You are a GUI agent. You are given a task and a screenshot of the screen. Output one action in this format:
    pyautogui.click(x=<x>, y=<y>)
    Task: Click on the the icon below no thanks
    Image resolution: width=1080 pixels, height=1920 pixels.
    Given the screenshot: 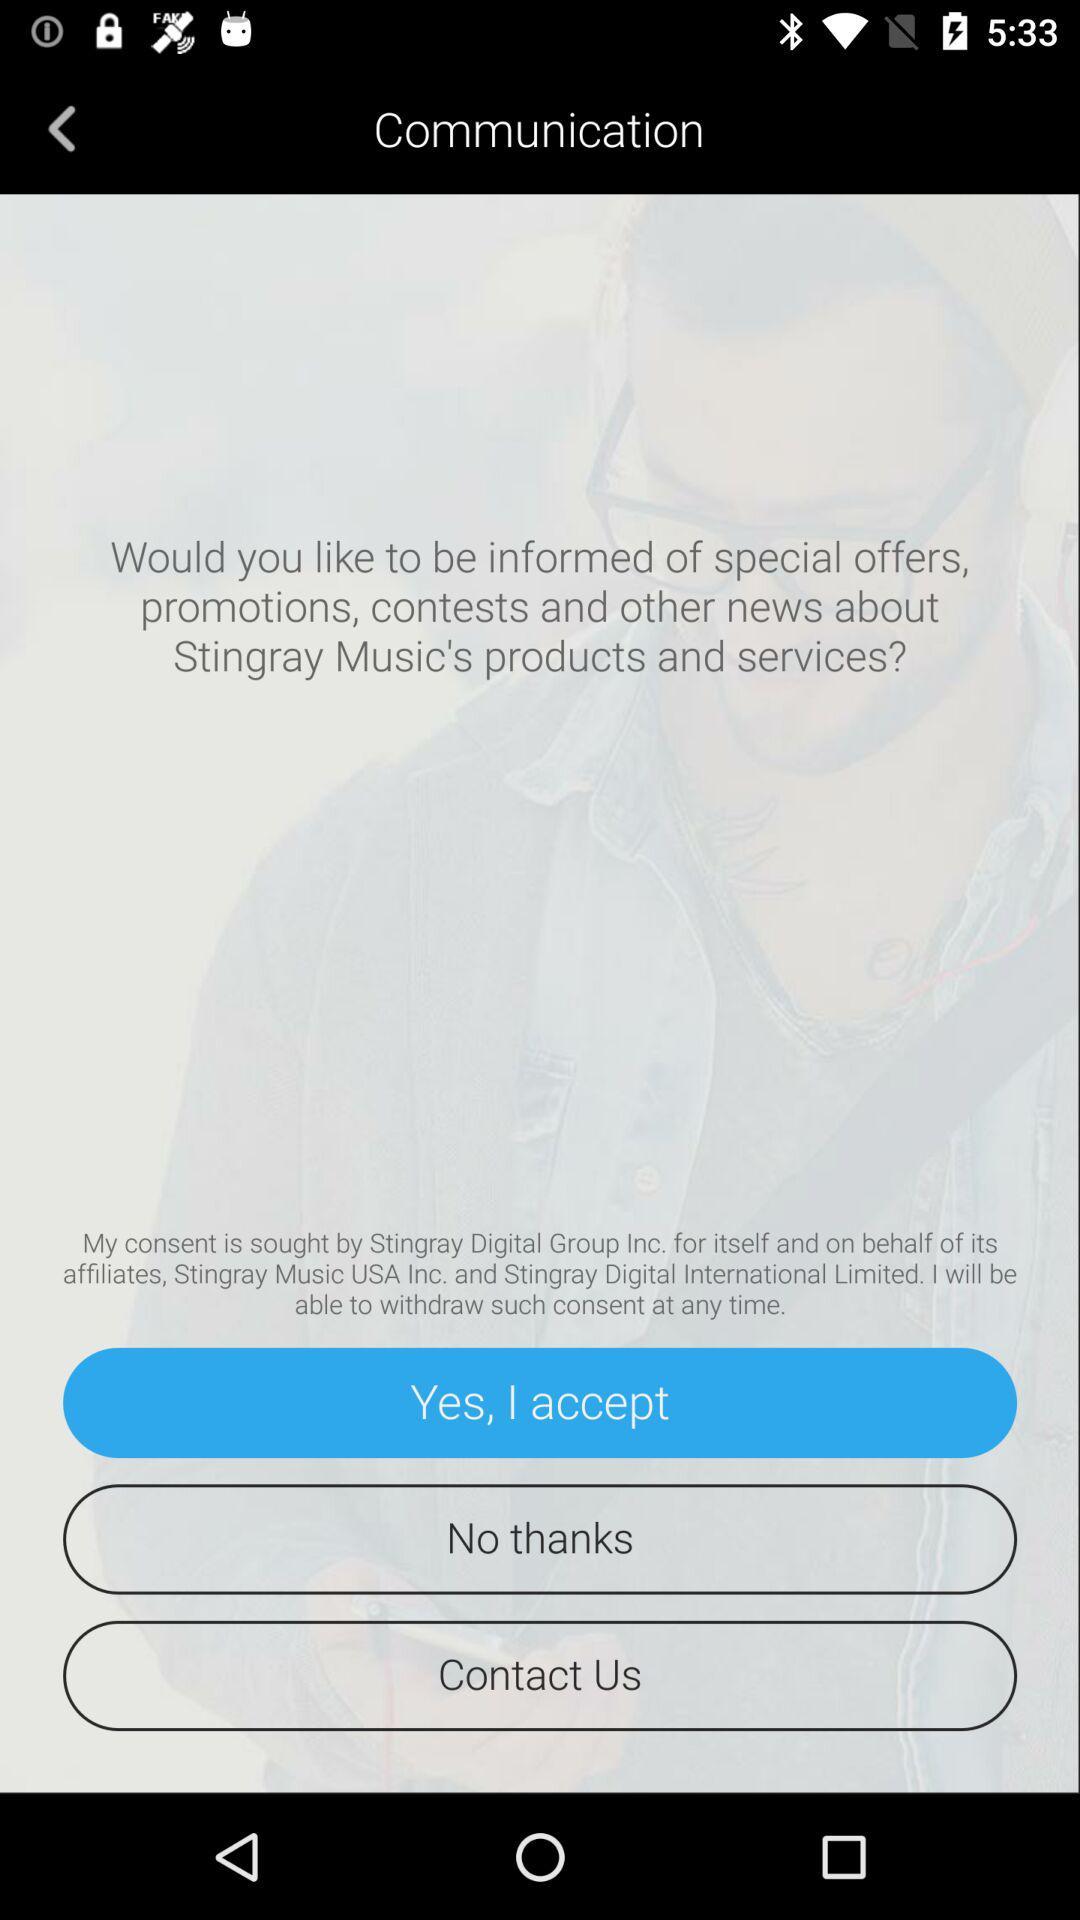 What is the action you would take?
    pyautogui.click(x=540, y=1675)
    